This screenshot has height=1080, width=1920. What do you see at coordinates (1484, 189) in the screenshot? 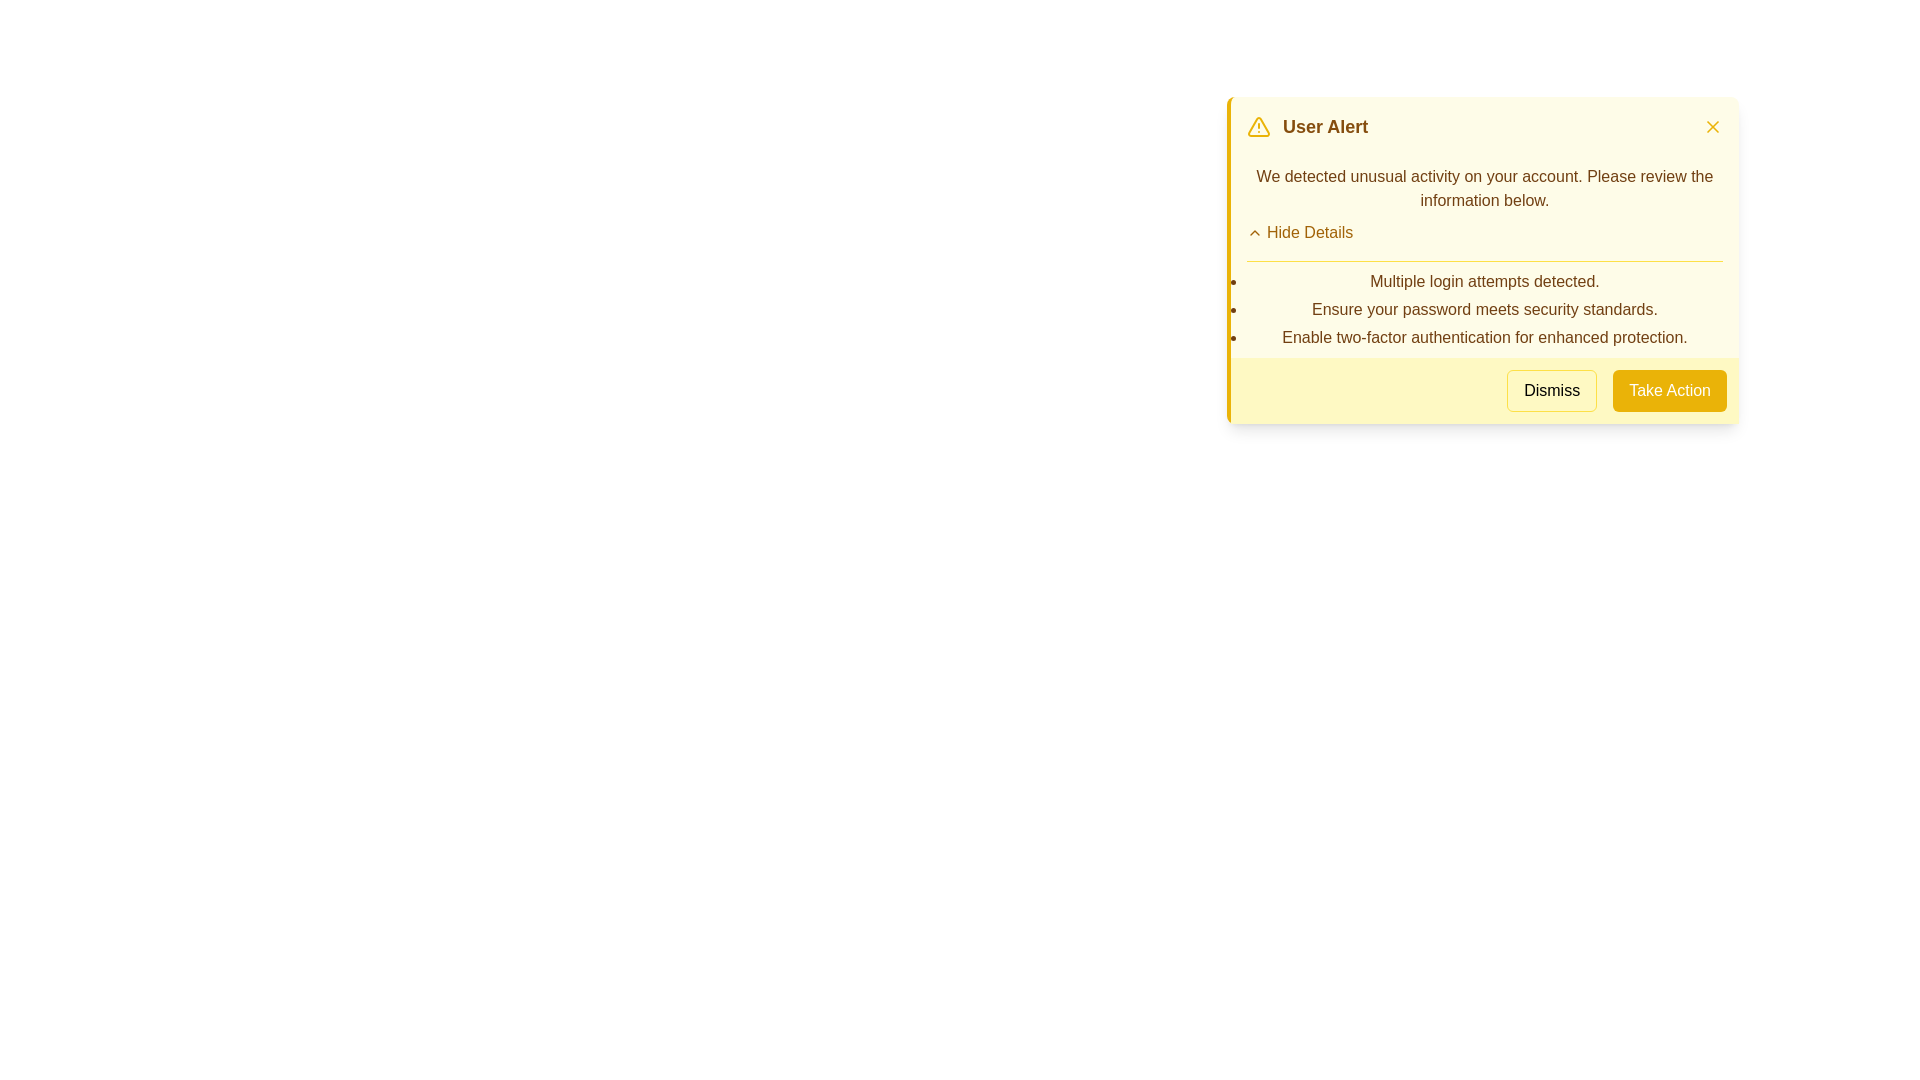
I see `the static text displaying 'We detected unusual activity on your account. Please review the information below.' which is centrally aligned in a yellow alert box` at bounding box center [1484, 189].